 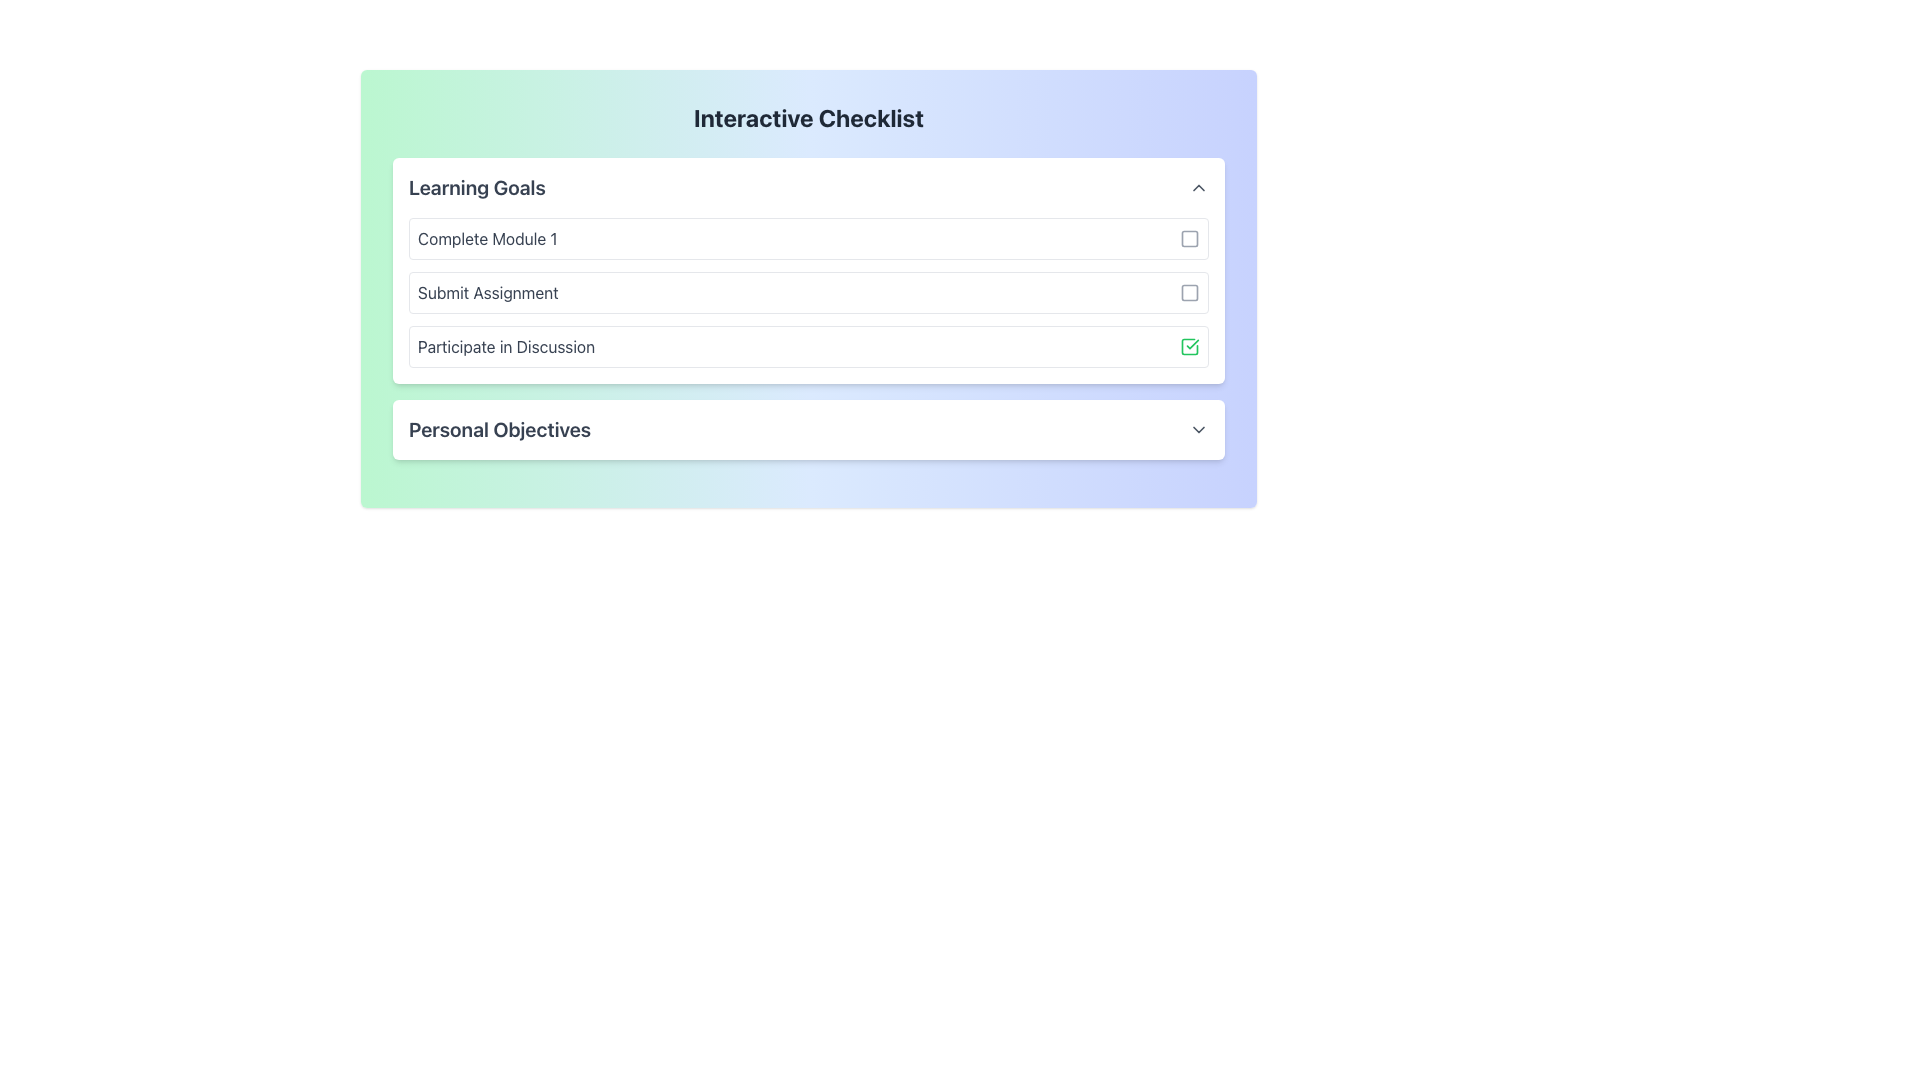 I want to click on the green-colored checkmark icon within the square-shaped checkbox located at the far right end of the 'Participate in Discussion' row in the 'Learning Goals' section, so click(x=1190, y=346).